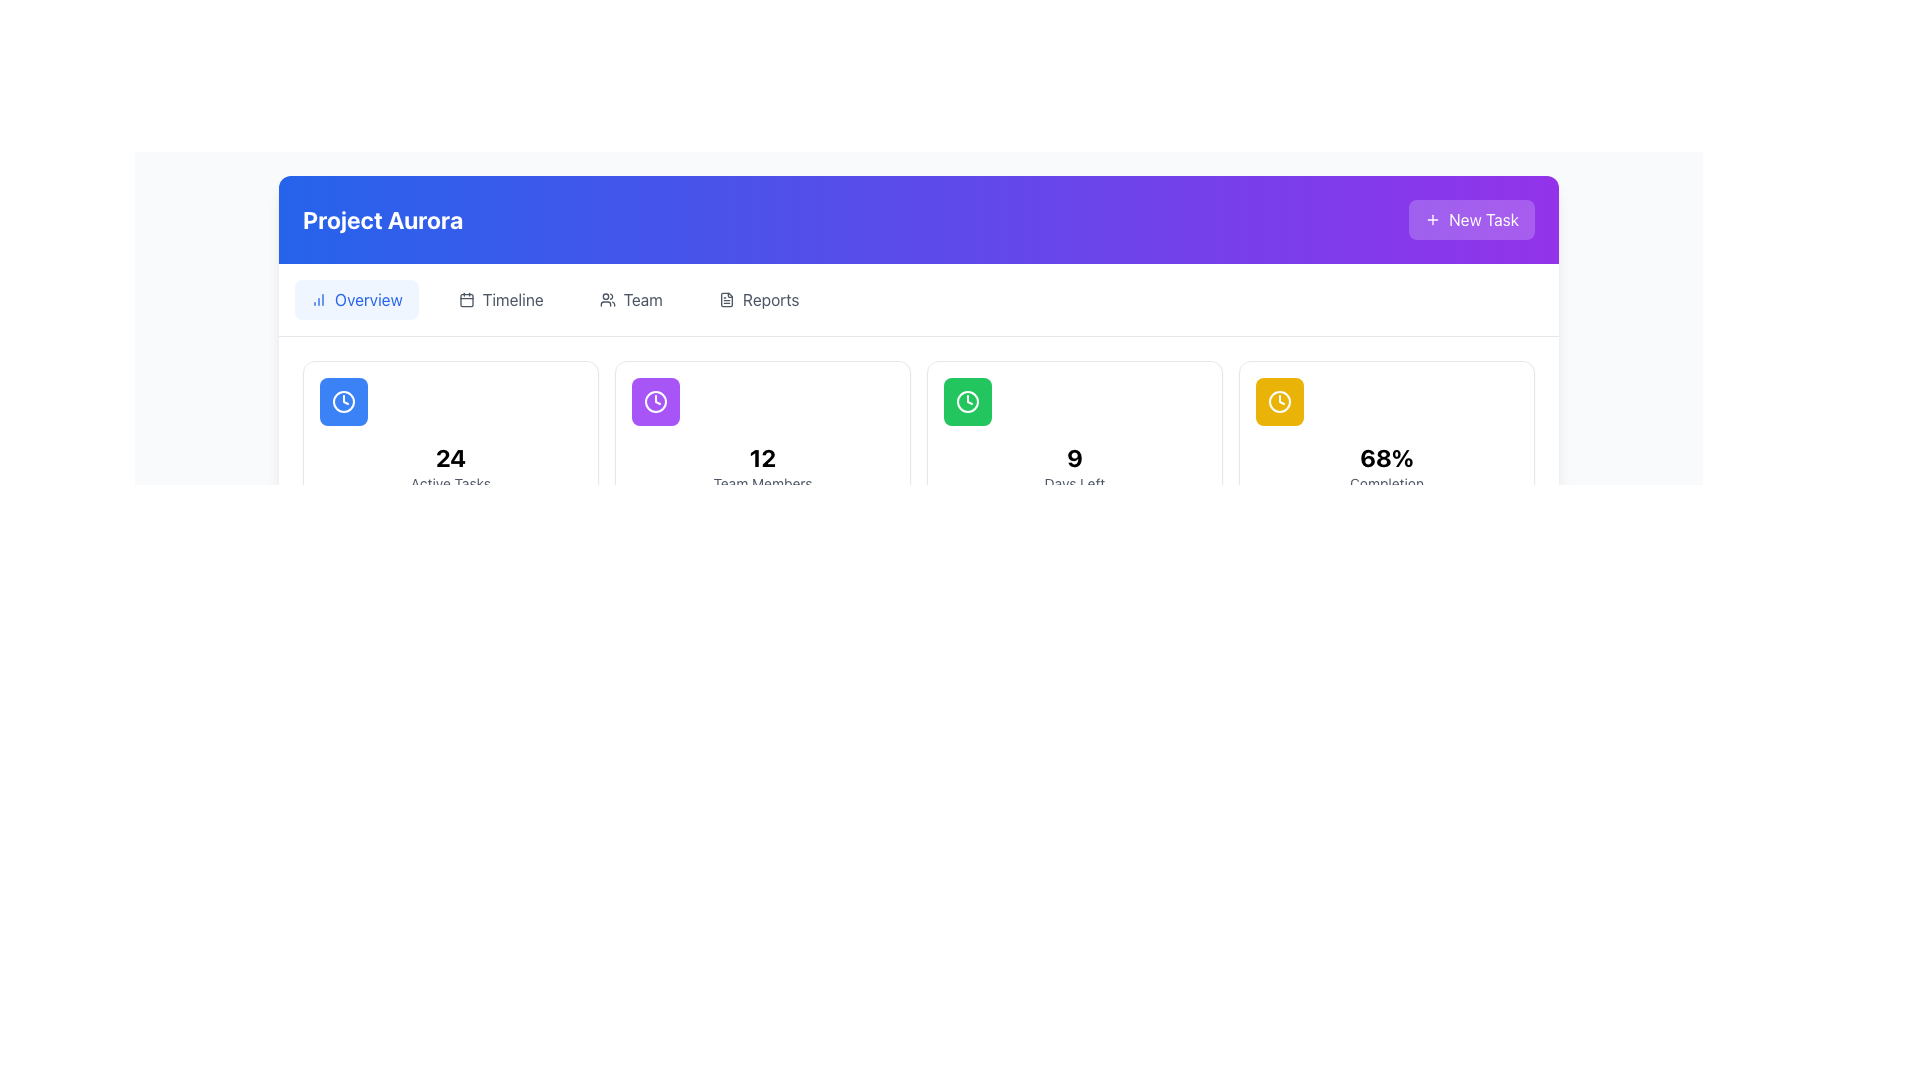 Image resolution: width=1920 pixels, height=1080 pixels. I want to click on numeric value displayed as a bold numeral '9' in the third card of the horizontal sequence, which is located below the clock icon, so click(1074, 458).